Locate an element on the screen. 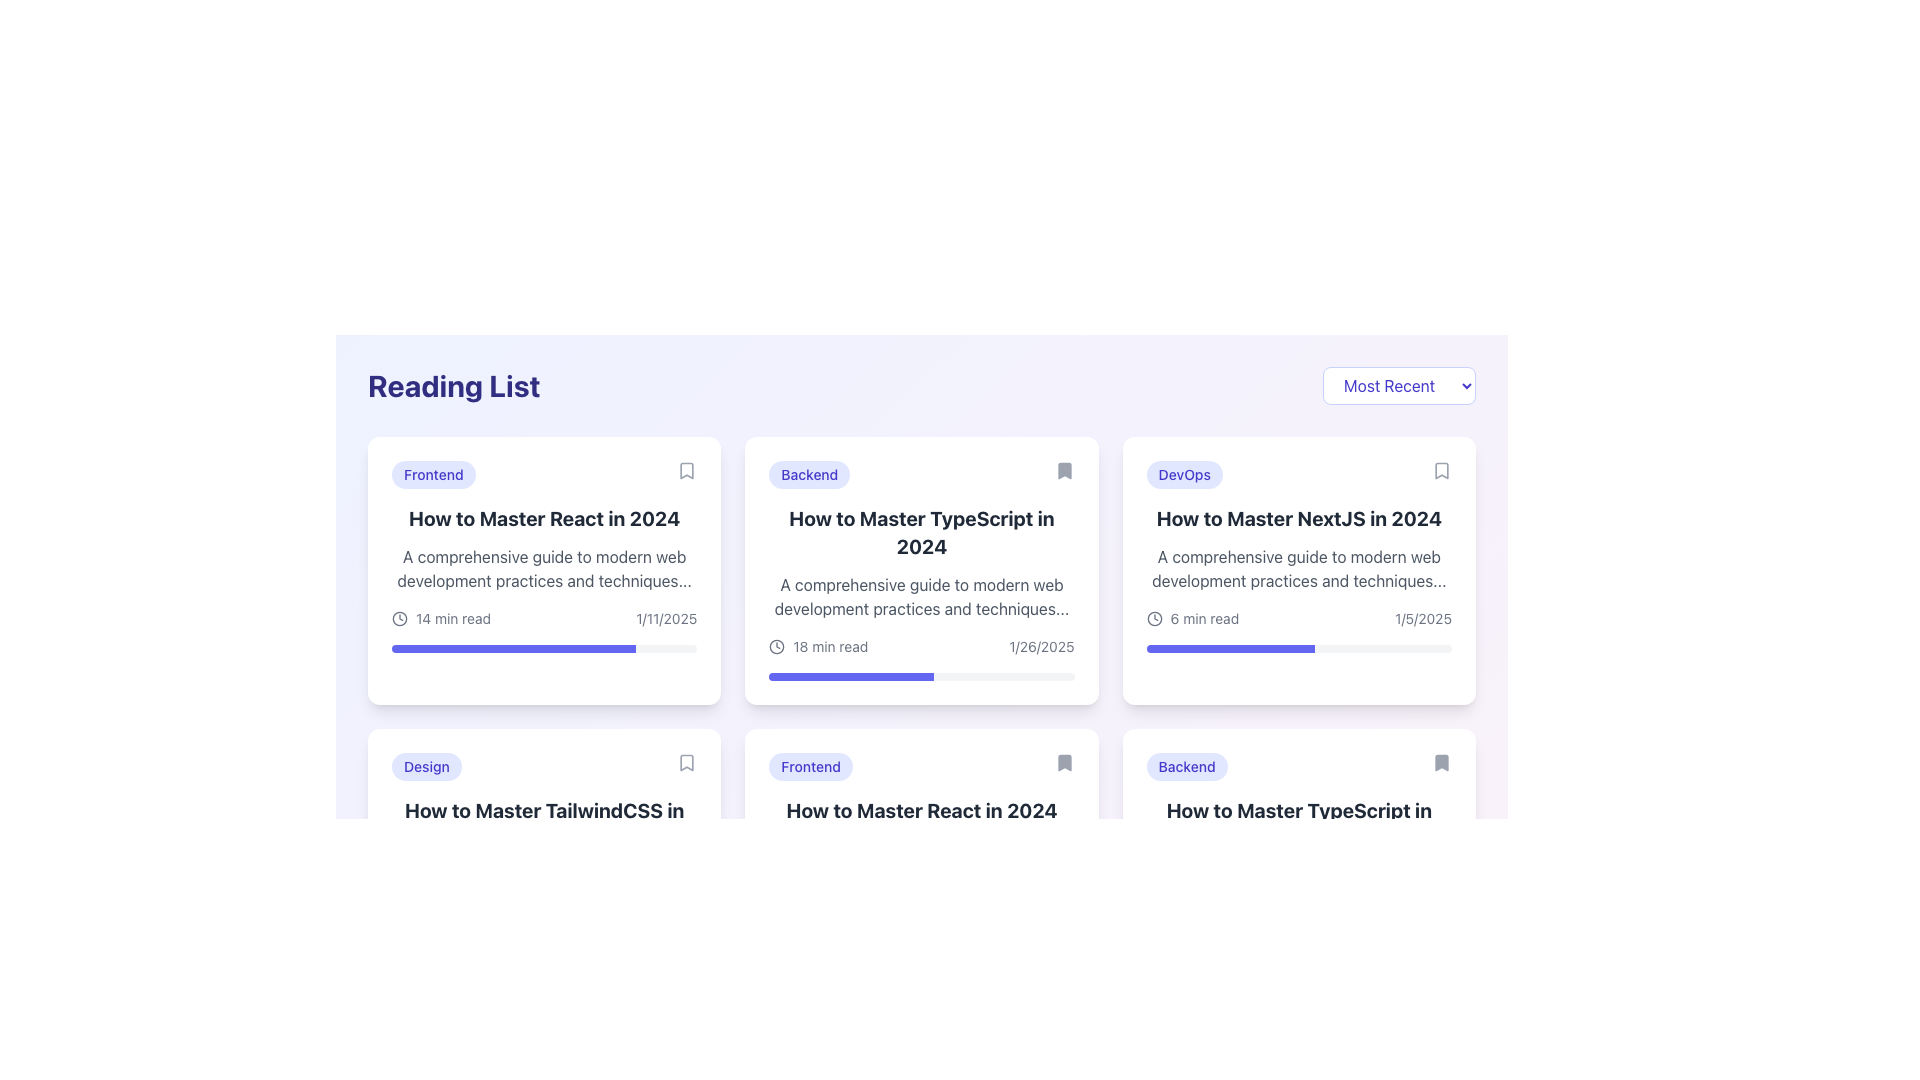  the progress bar segment indicating the completion percentage for the task in the card titled 'How to Master NextJS in 2024' located in the third column of the first row is located at coordinates (1229, 648).